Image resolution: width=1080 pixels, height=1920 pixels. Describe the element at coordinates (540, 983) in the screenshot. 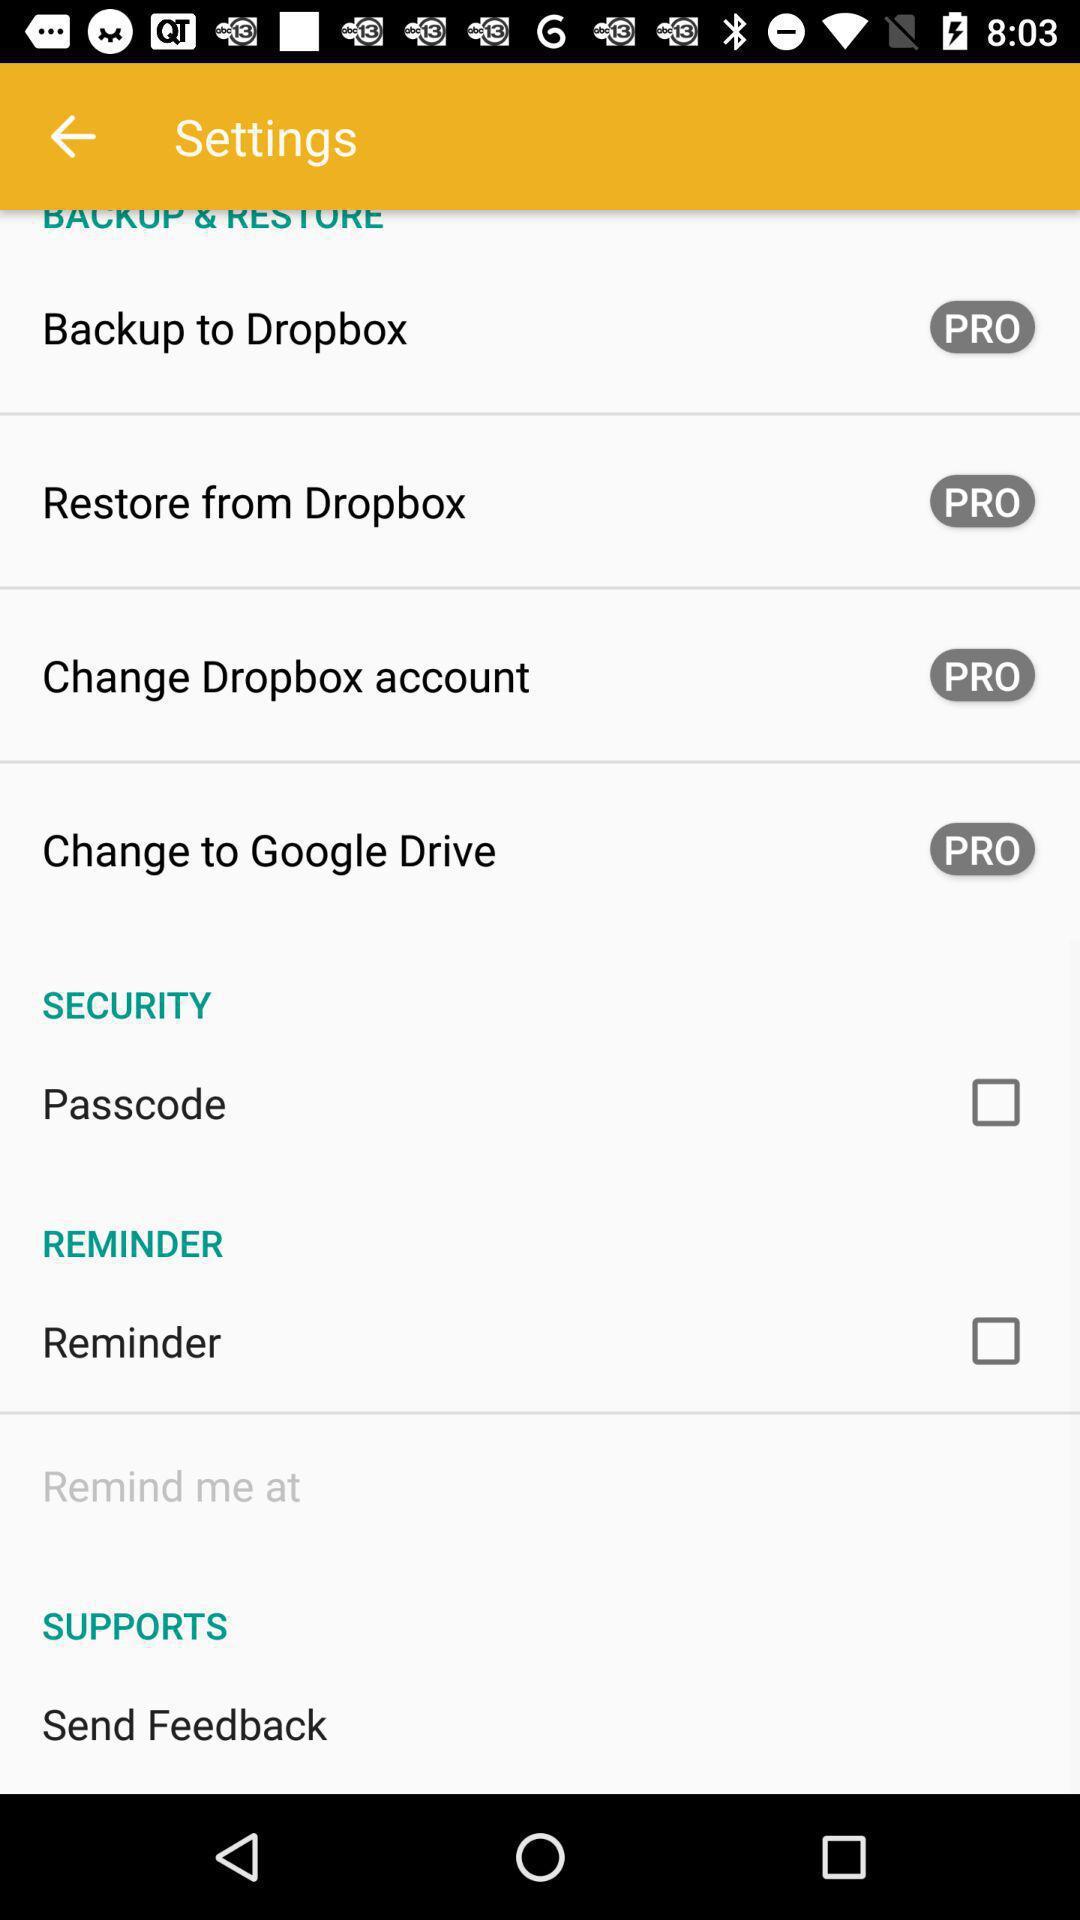

I see `the icon below change to google app` at that location.